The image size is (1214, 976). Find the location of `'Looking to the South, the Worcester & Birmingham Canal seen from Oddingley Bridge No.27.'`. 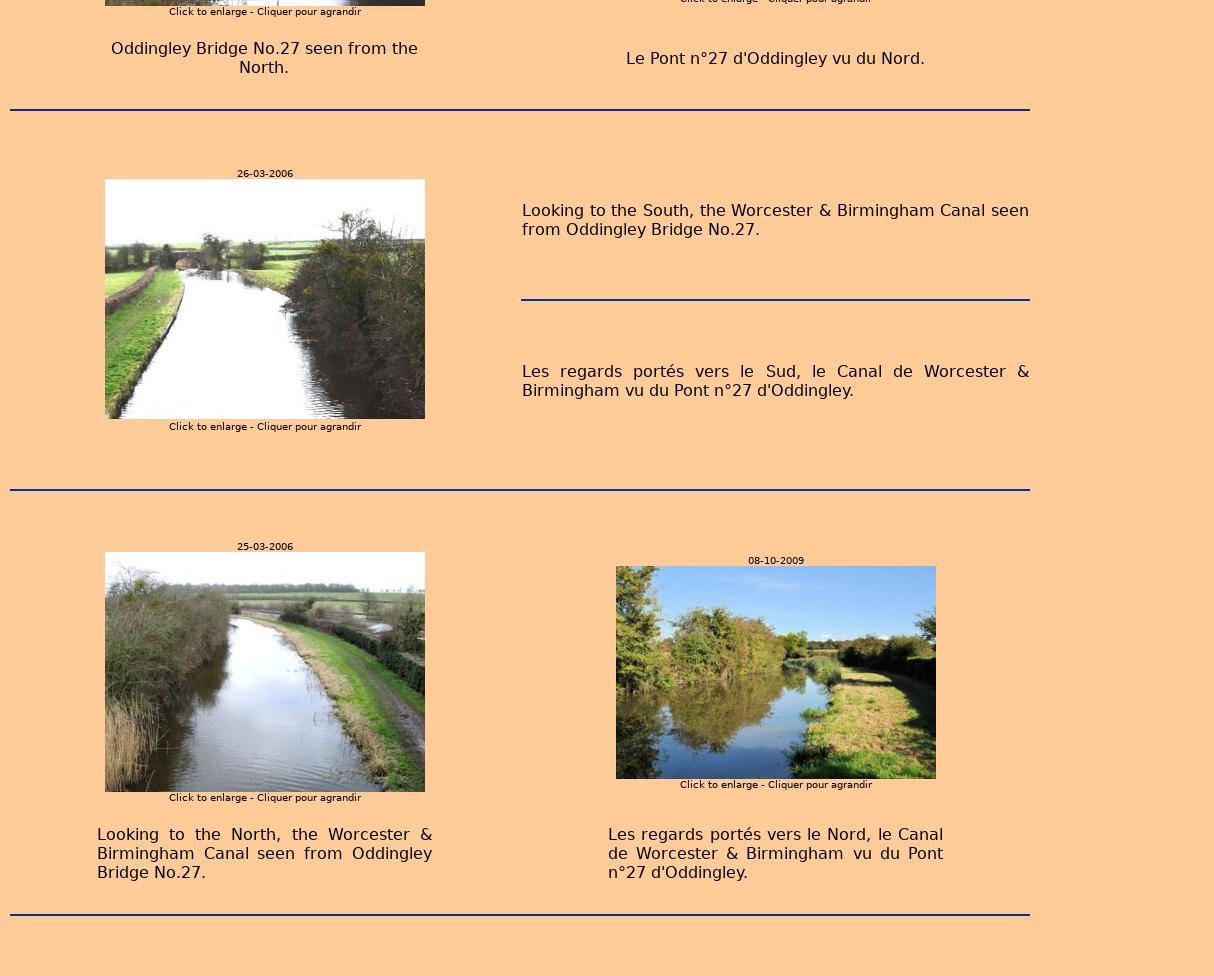

'Looking to the South, the Worcester & Birmingham Canal seen from Oddingley Bridge No.27.' is located at coordinates (774, 218).